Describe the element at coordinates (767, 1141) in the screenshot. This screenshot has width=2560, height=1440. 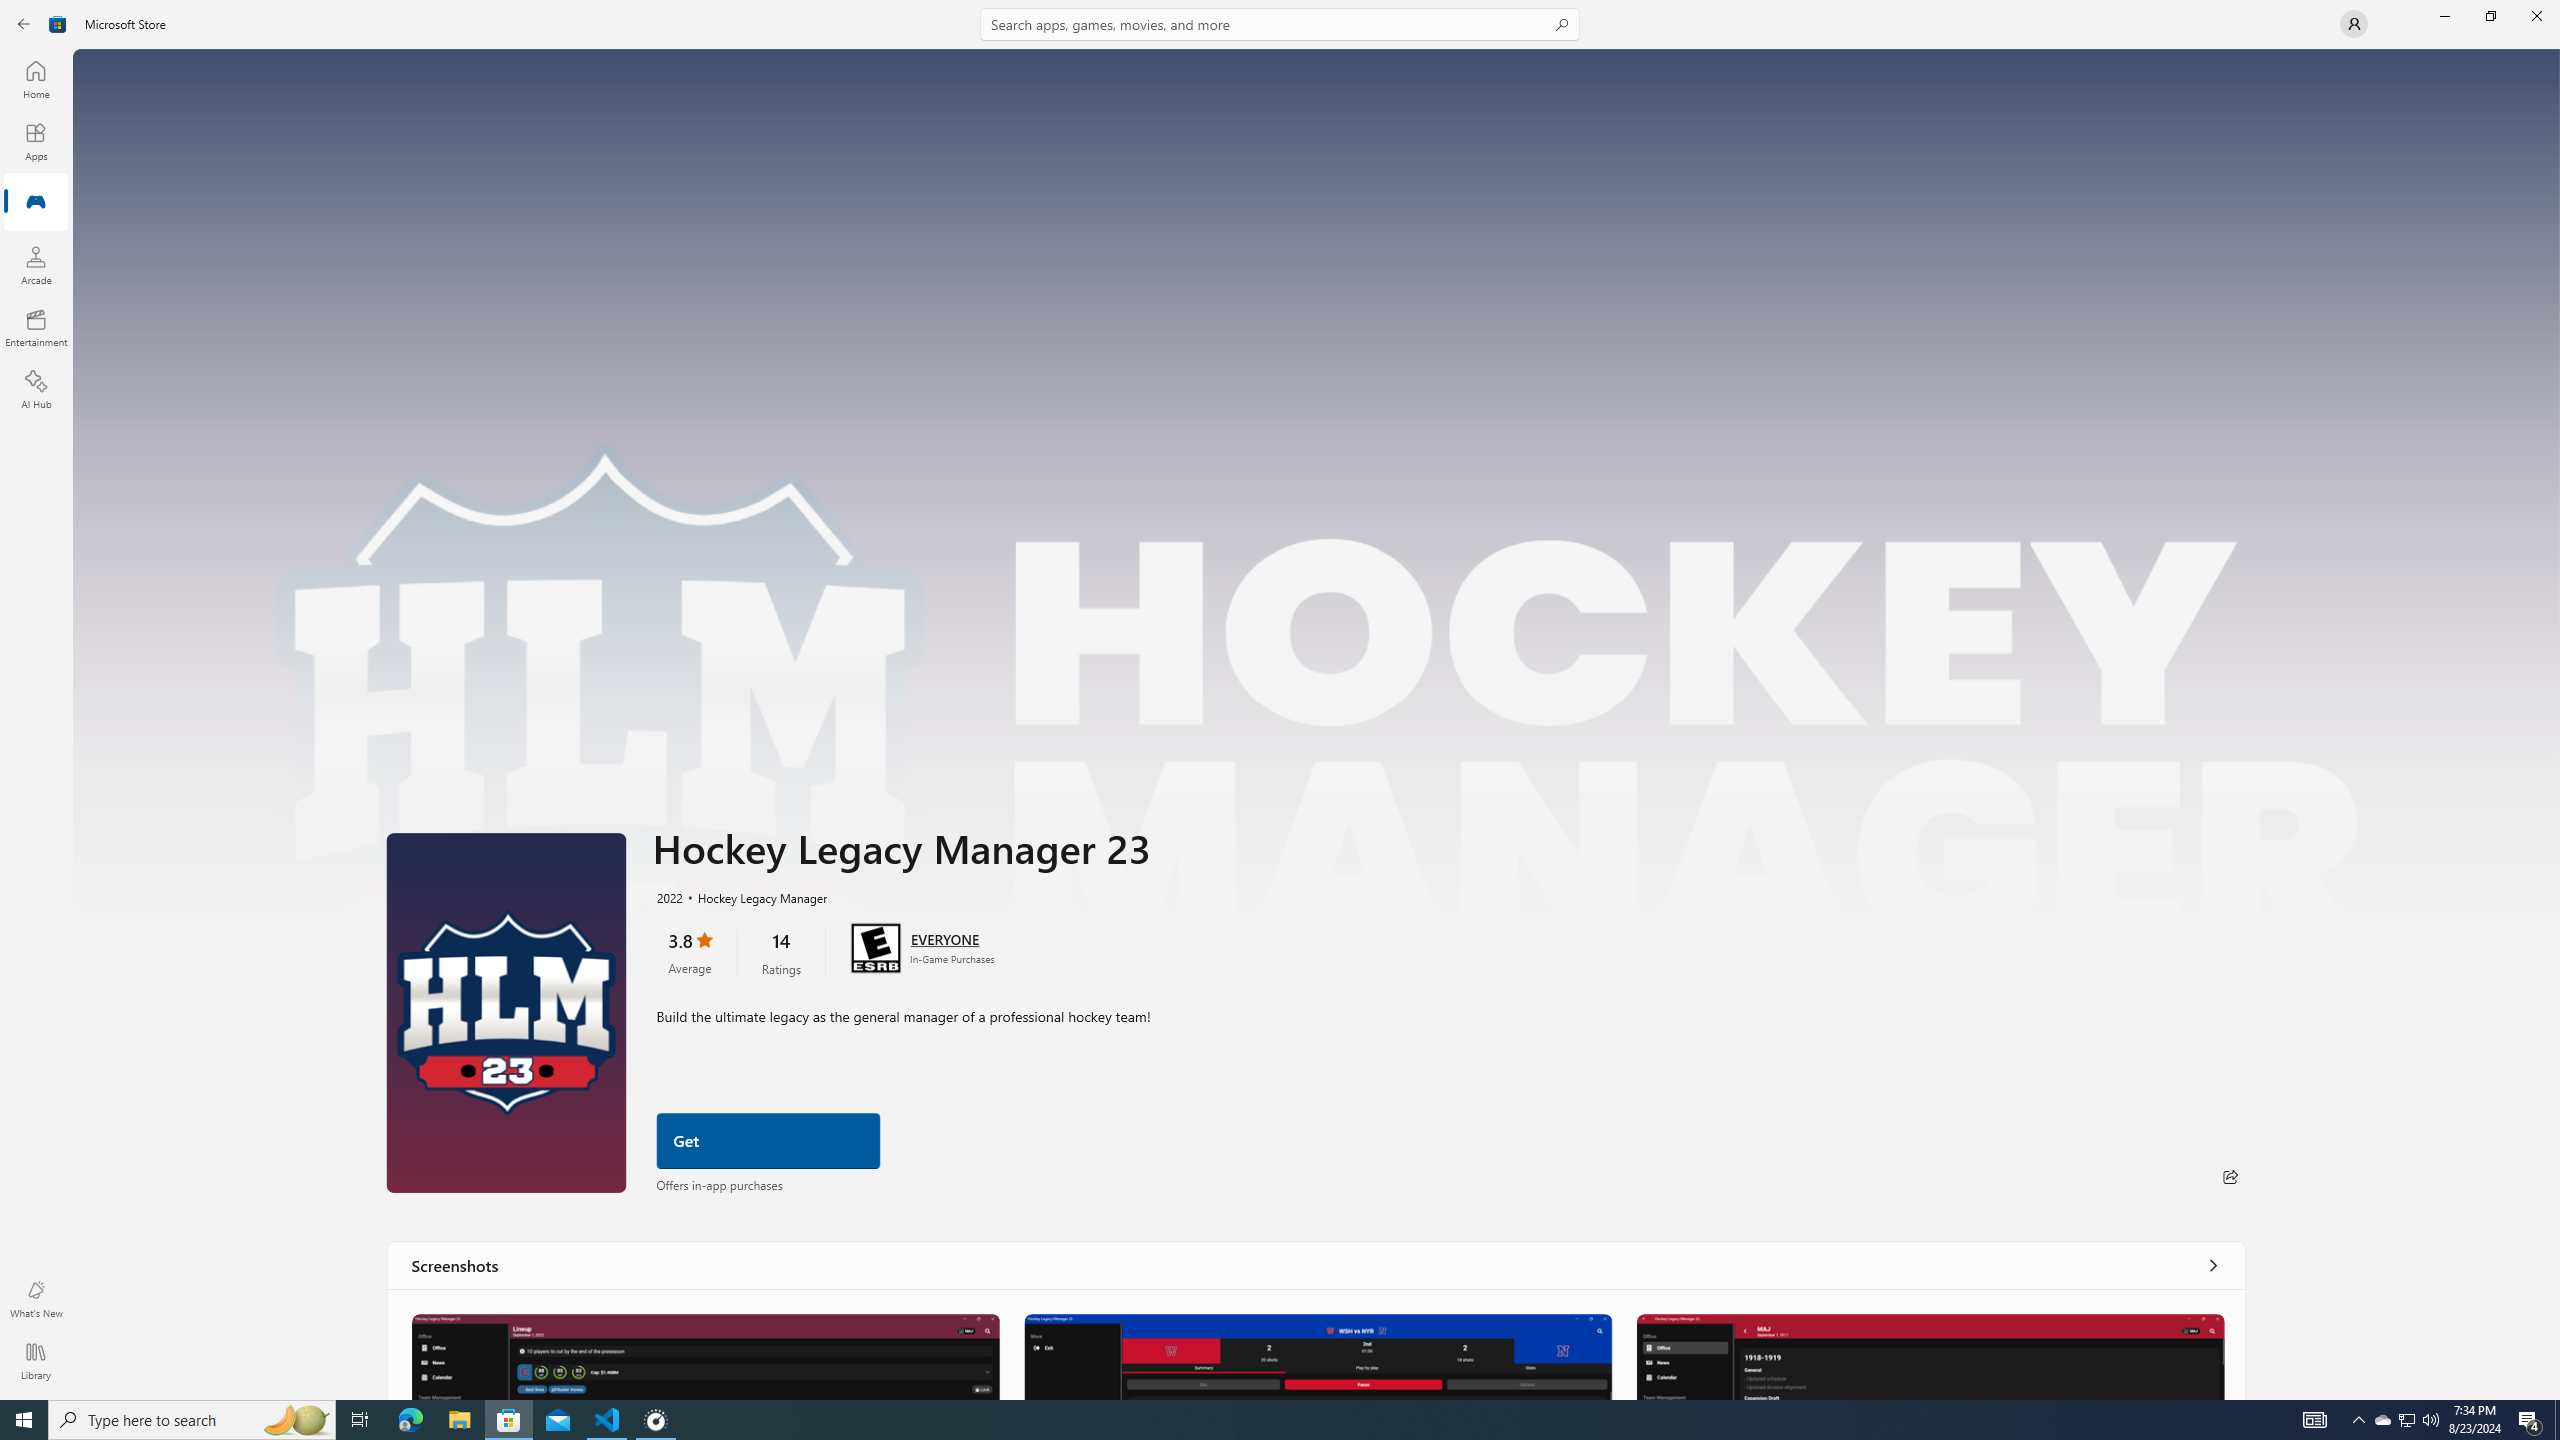
I see `'Get'` at that location.